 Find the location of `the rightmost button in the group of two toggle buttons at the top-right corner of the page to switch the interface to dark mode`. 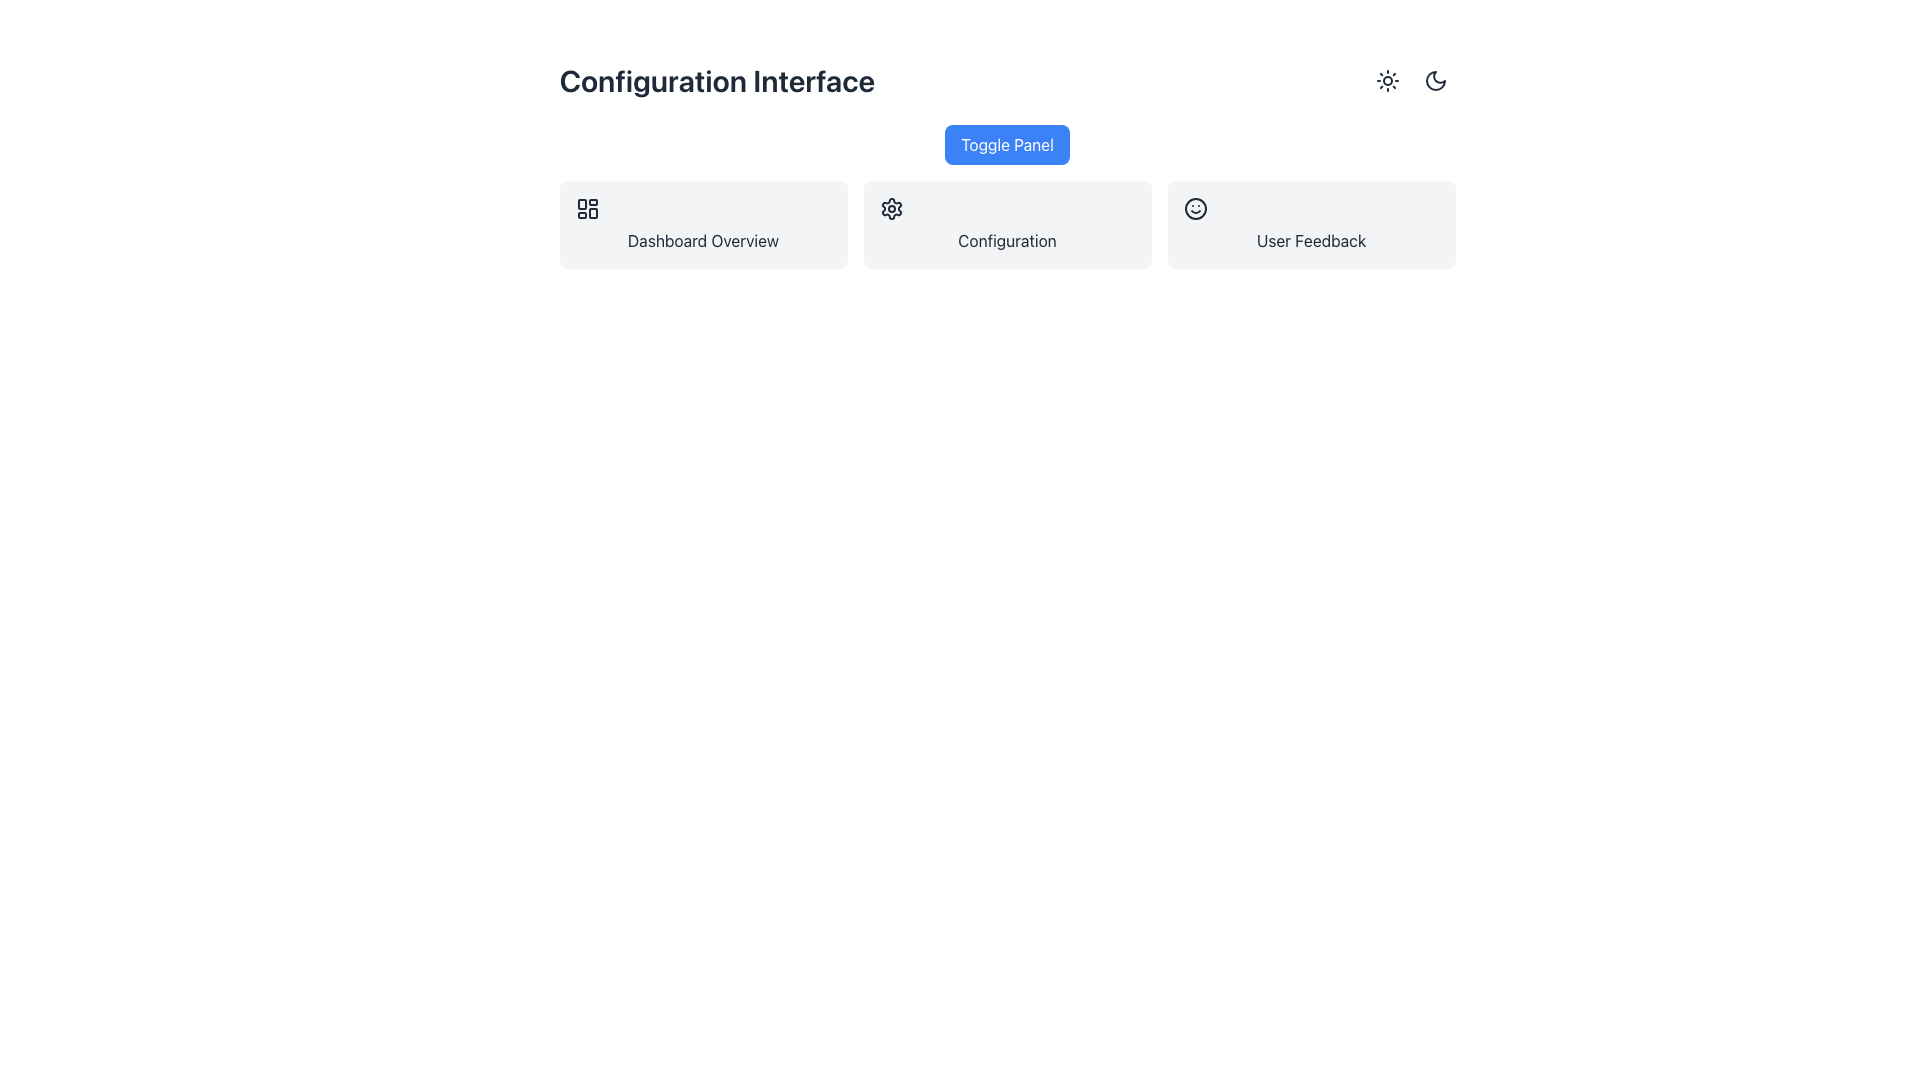

the rightmost button in the group of two toggle buttons at the top-right corner of the page to switch the interface to dark mode is located at coordinates (1434, 80).